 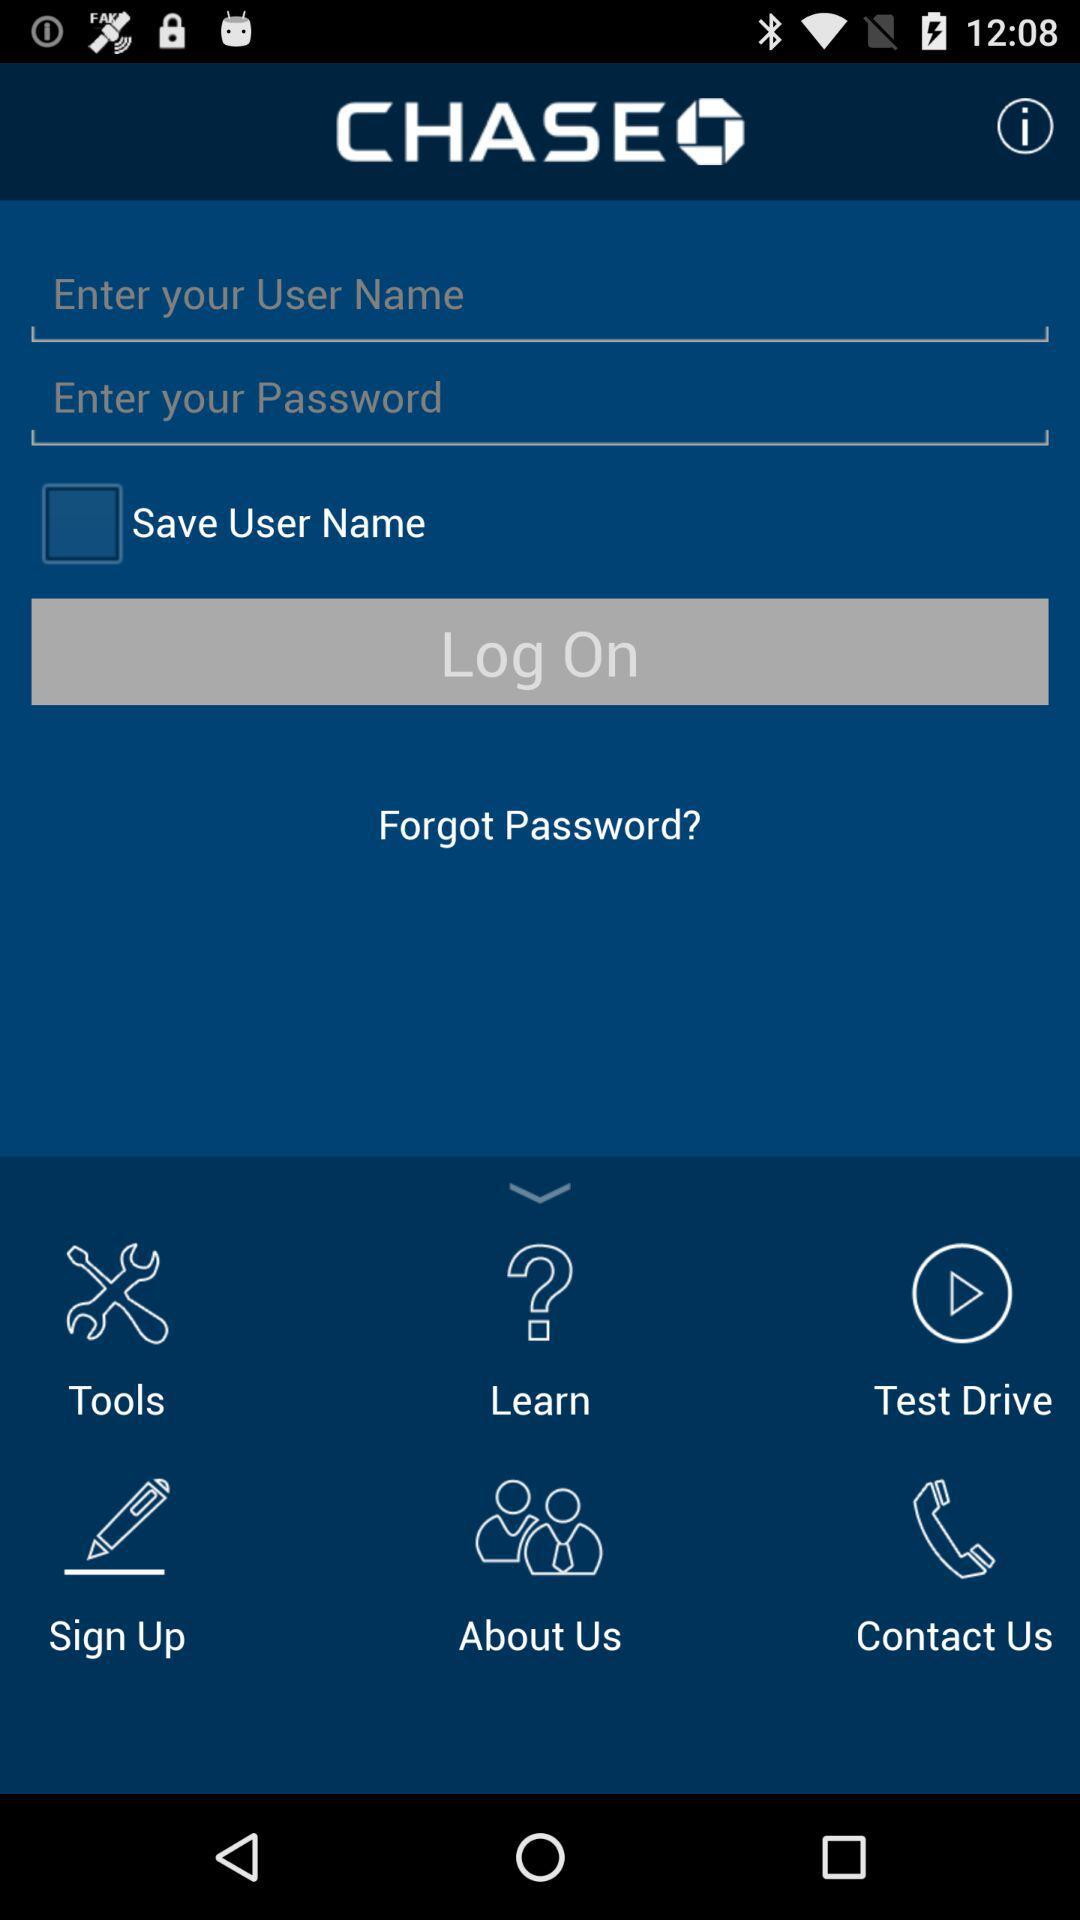 What do you see at coordinates (540, 1327) in the screenshot?
I see `item to the right of the tools icon` at bounding box center [540, 1327].